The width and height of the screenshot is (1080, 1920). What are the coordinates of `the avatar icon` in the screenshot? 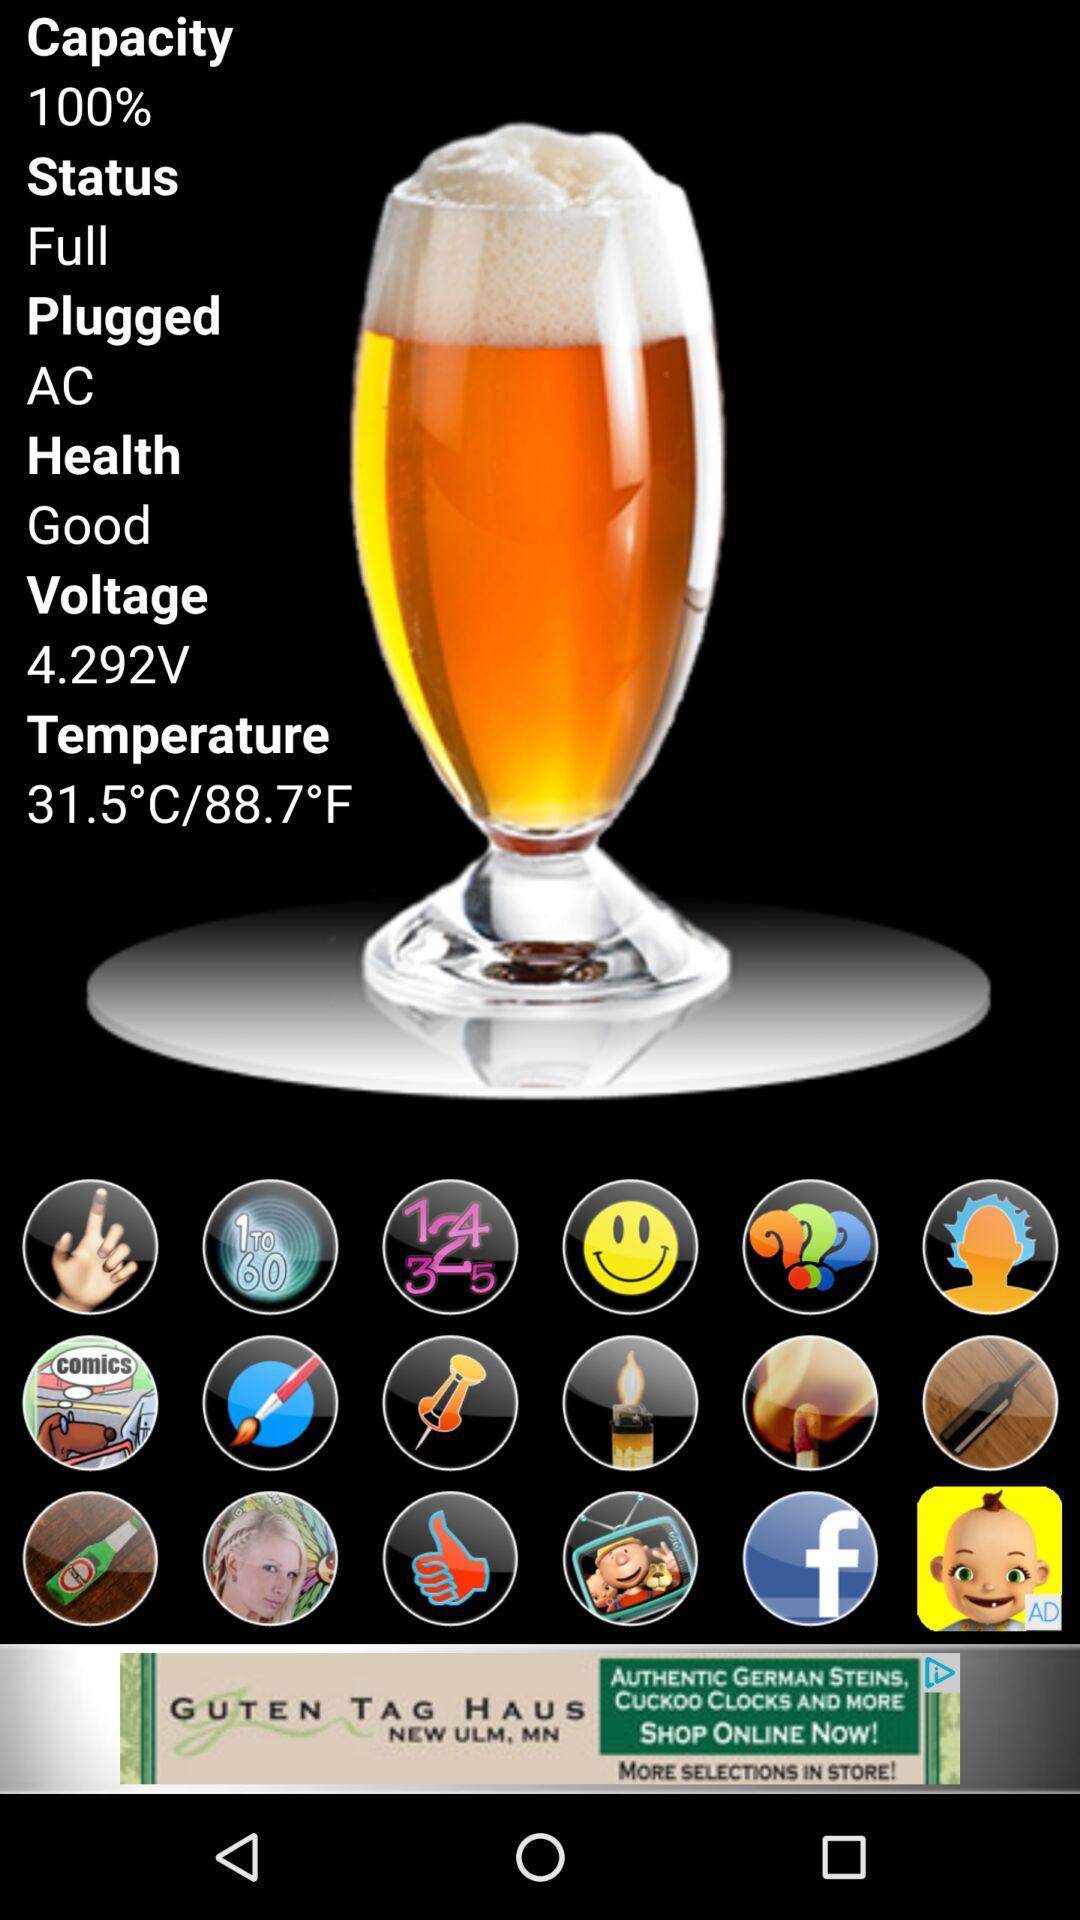 It's located at (990, 1334).